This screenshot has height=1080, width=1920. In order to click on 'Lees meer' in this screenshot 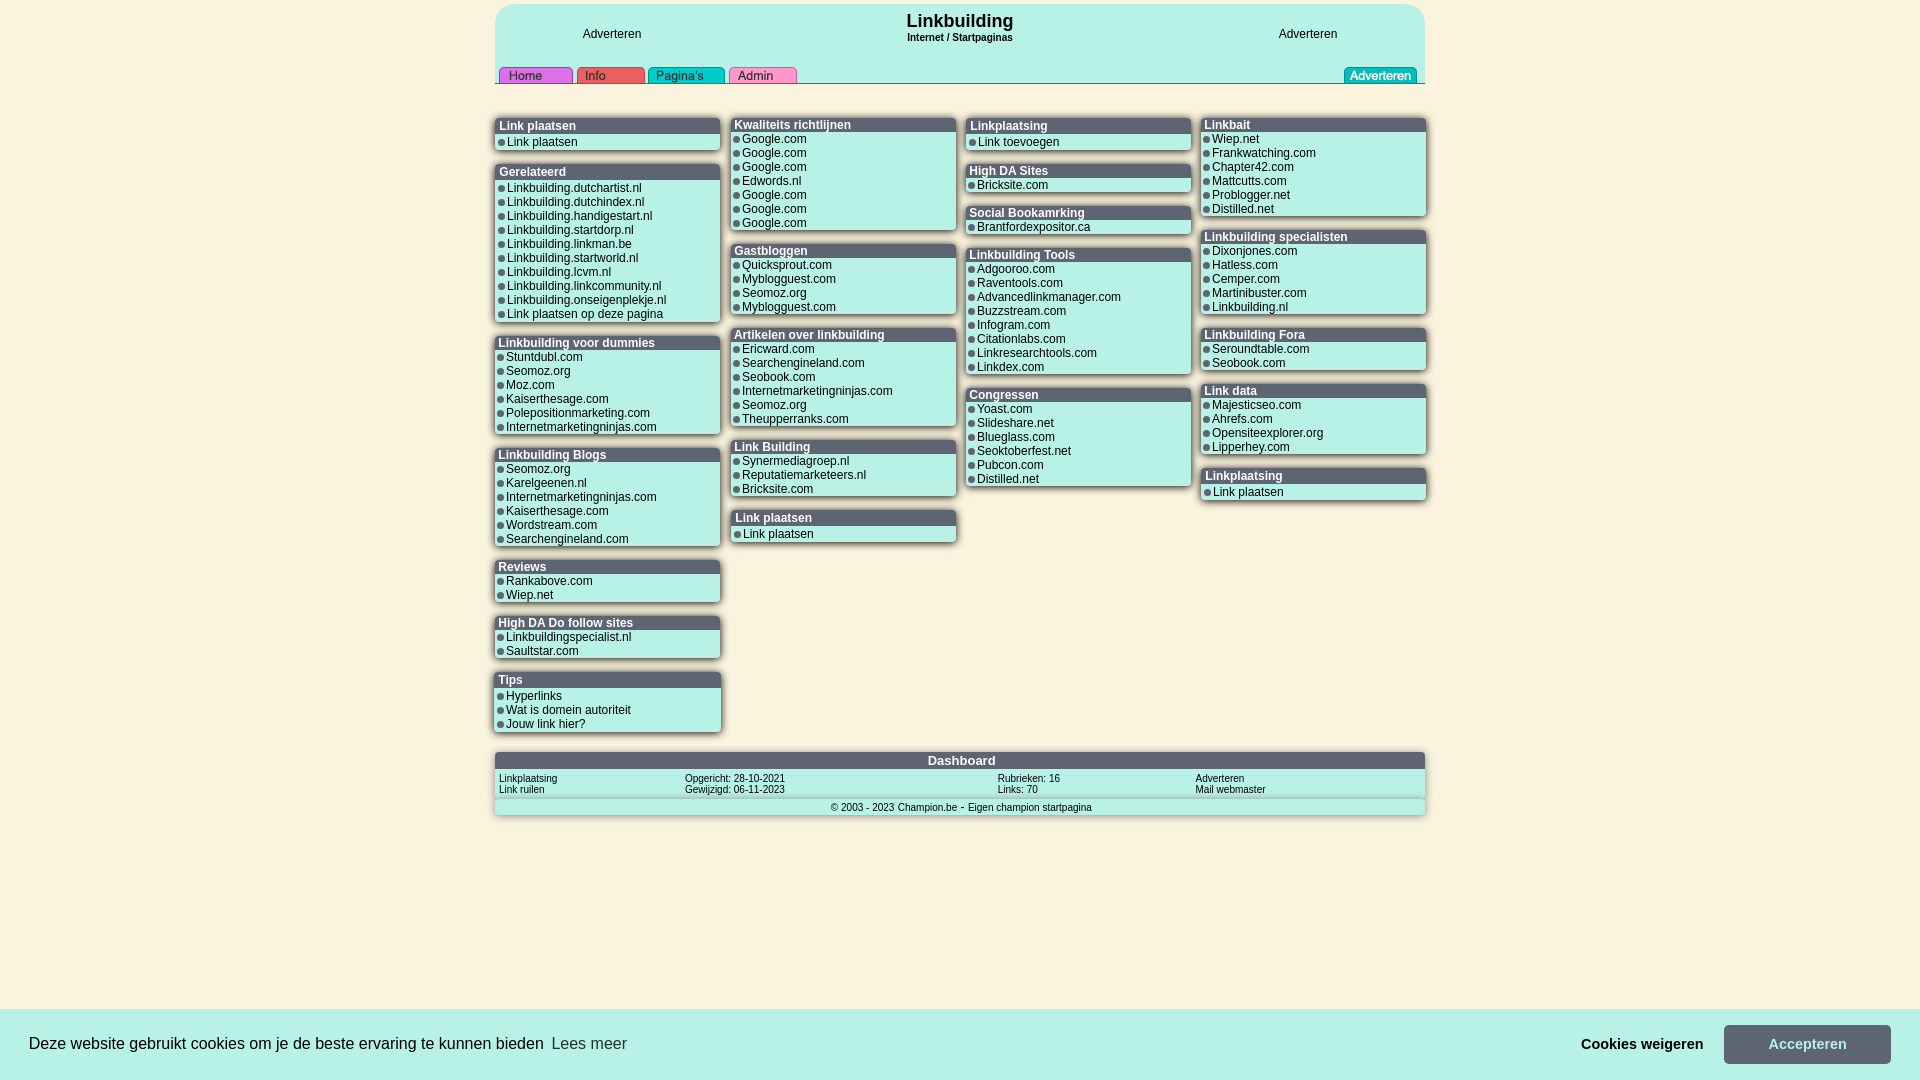, I will do `click(547, 1043)`.